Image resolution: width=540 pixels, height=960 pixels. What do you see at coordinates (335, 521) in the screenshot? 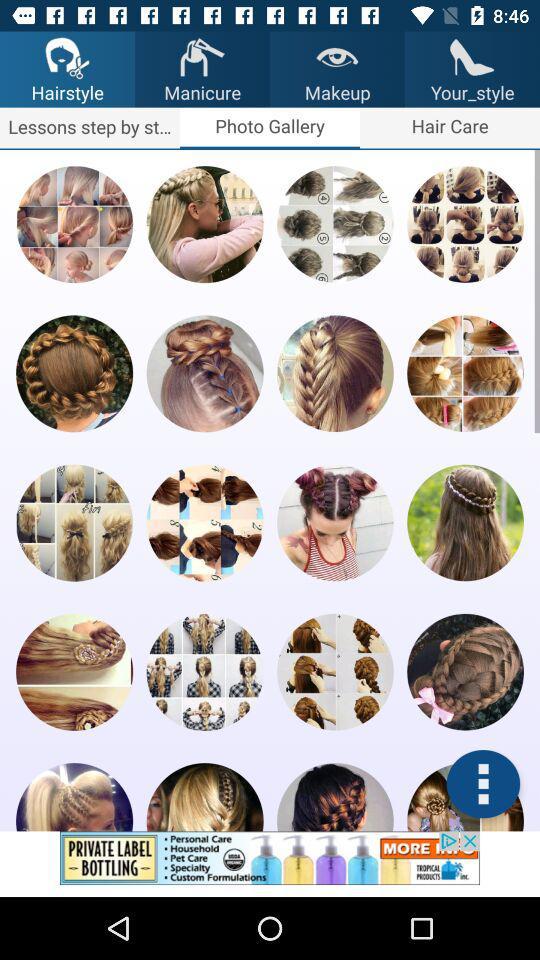
I see `option` at bounding box center [335, 521].